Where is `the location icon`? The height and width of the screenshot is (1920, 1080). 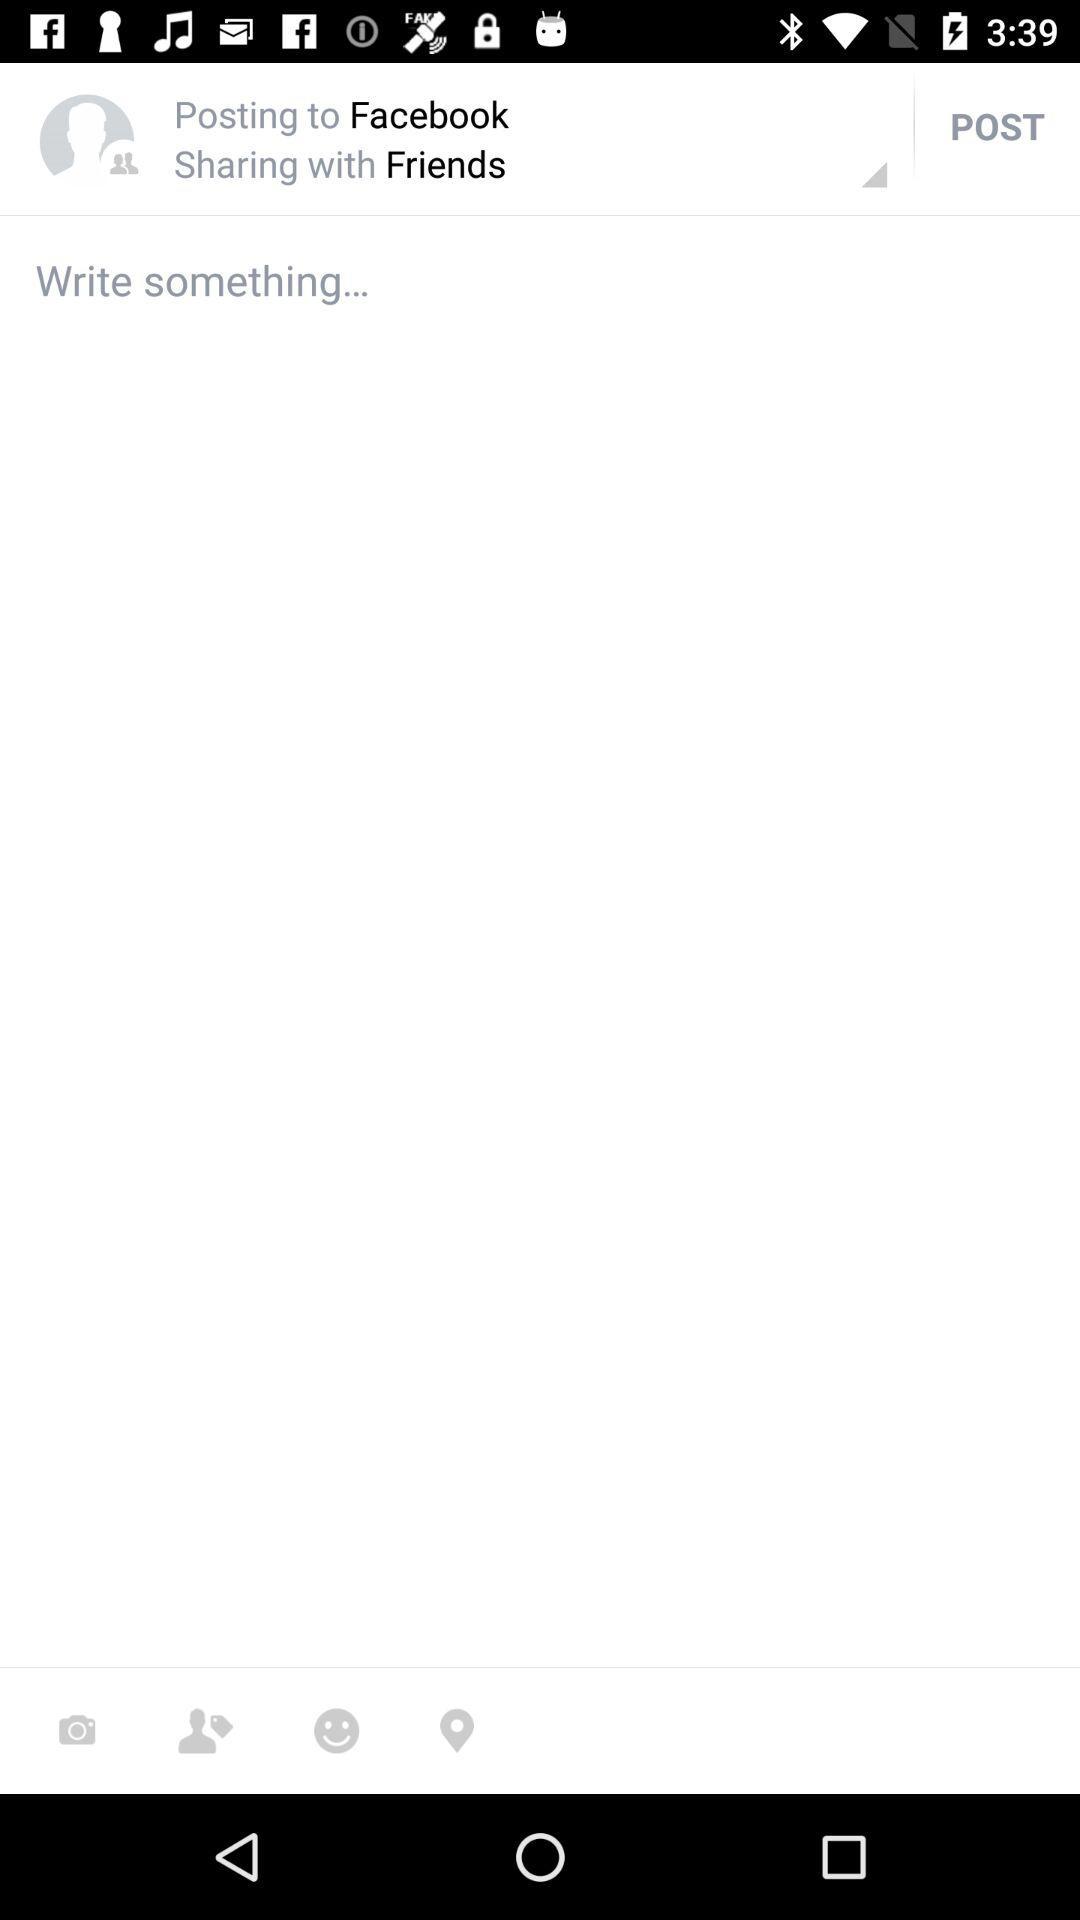
the location icon is located at coordinates (456, 1730).